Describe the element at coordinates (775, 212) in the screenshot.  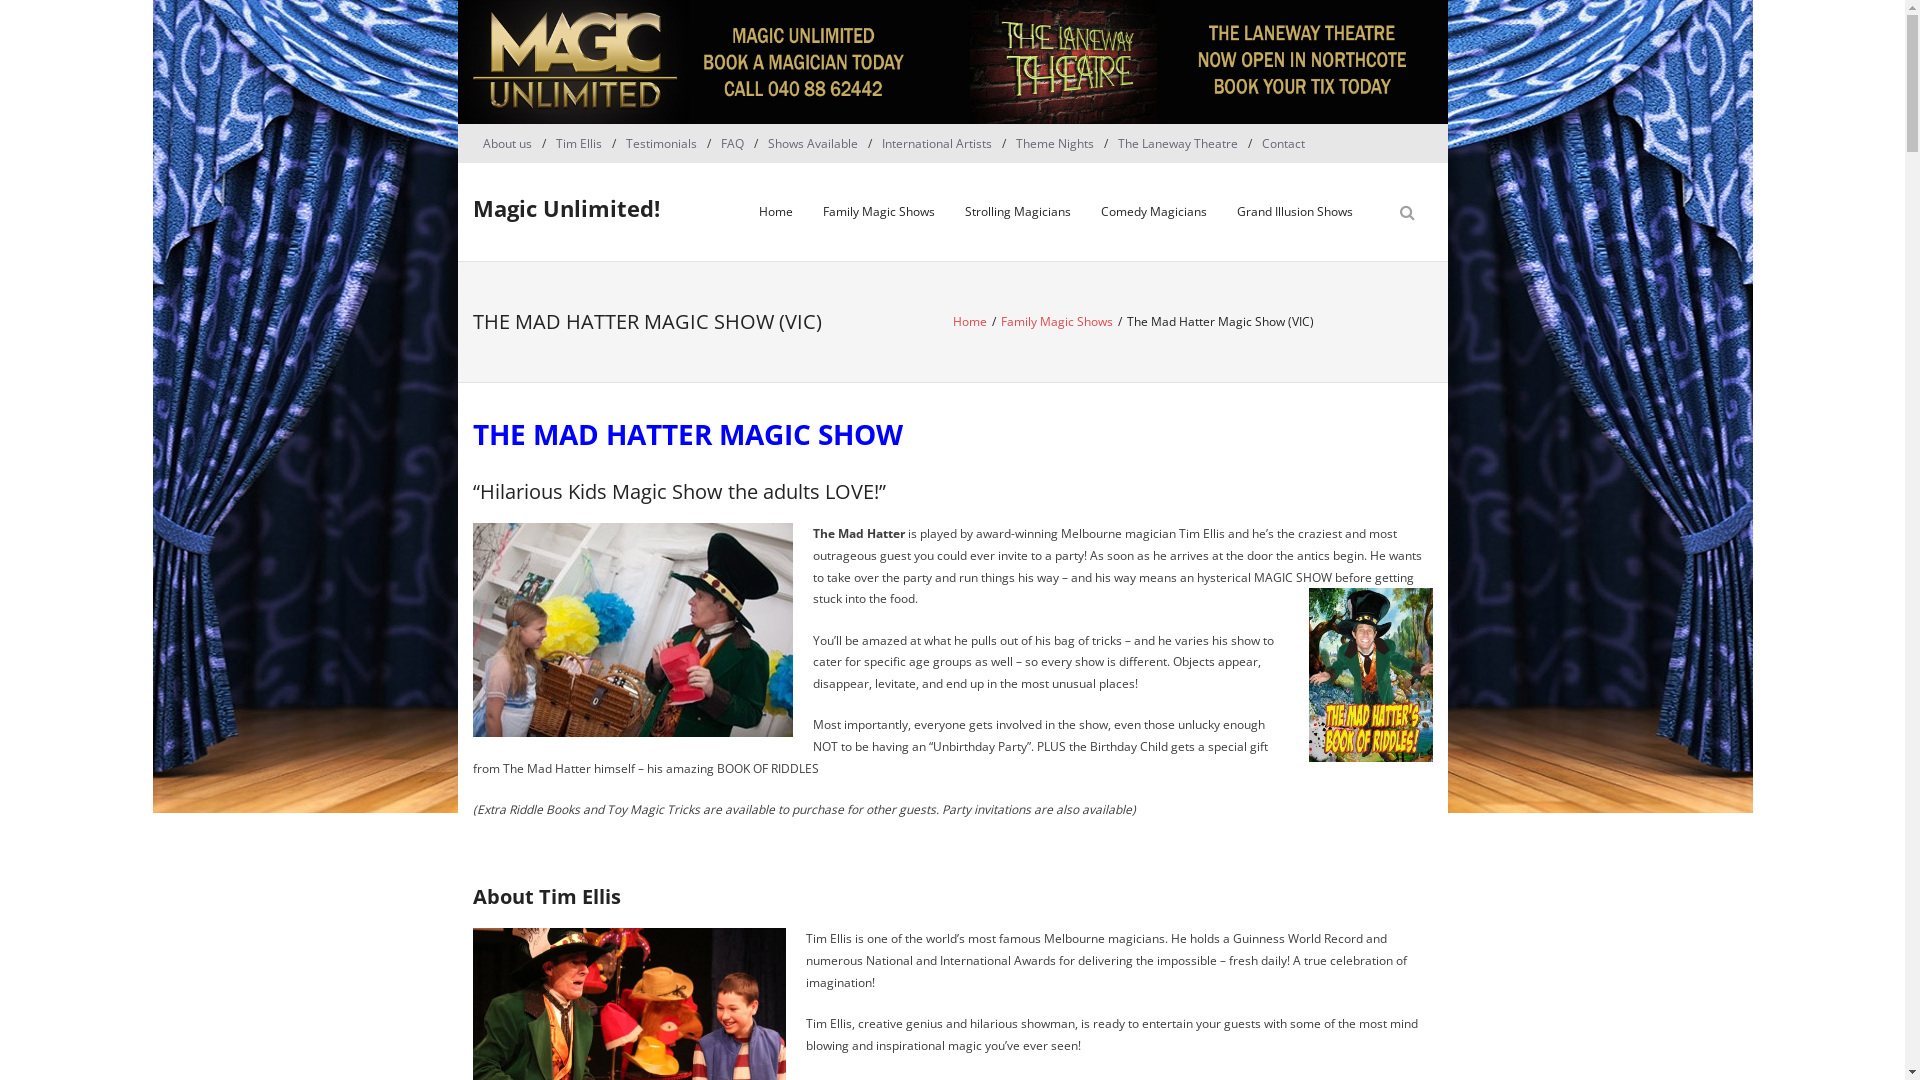
I see `'Home'` at that location.